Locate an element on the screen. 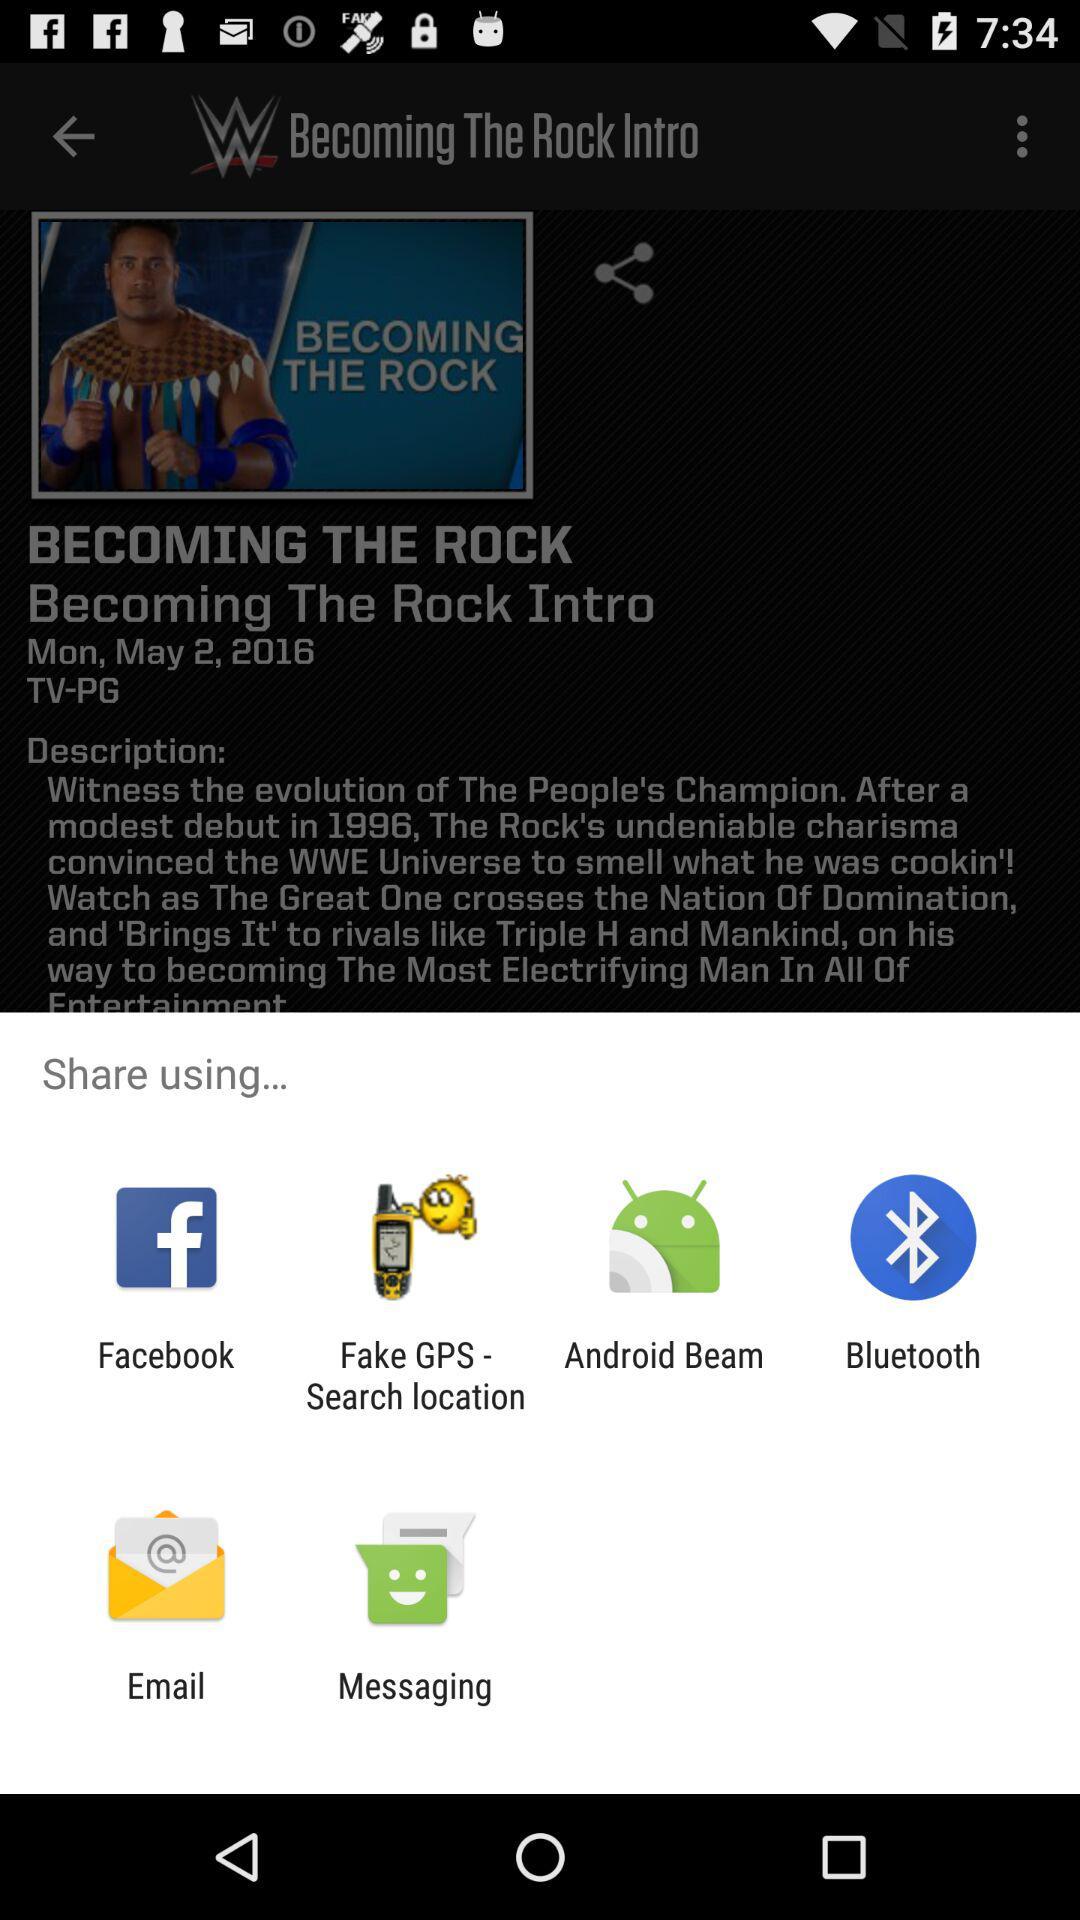  item to the right of fake gps search is located at coordinates (664, 1374).